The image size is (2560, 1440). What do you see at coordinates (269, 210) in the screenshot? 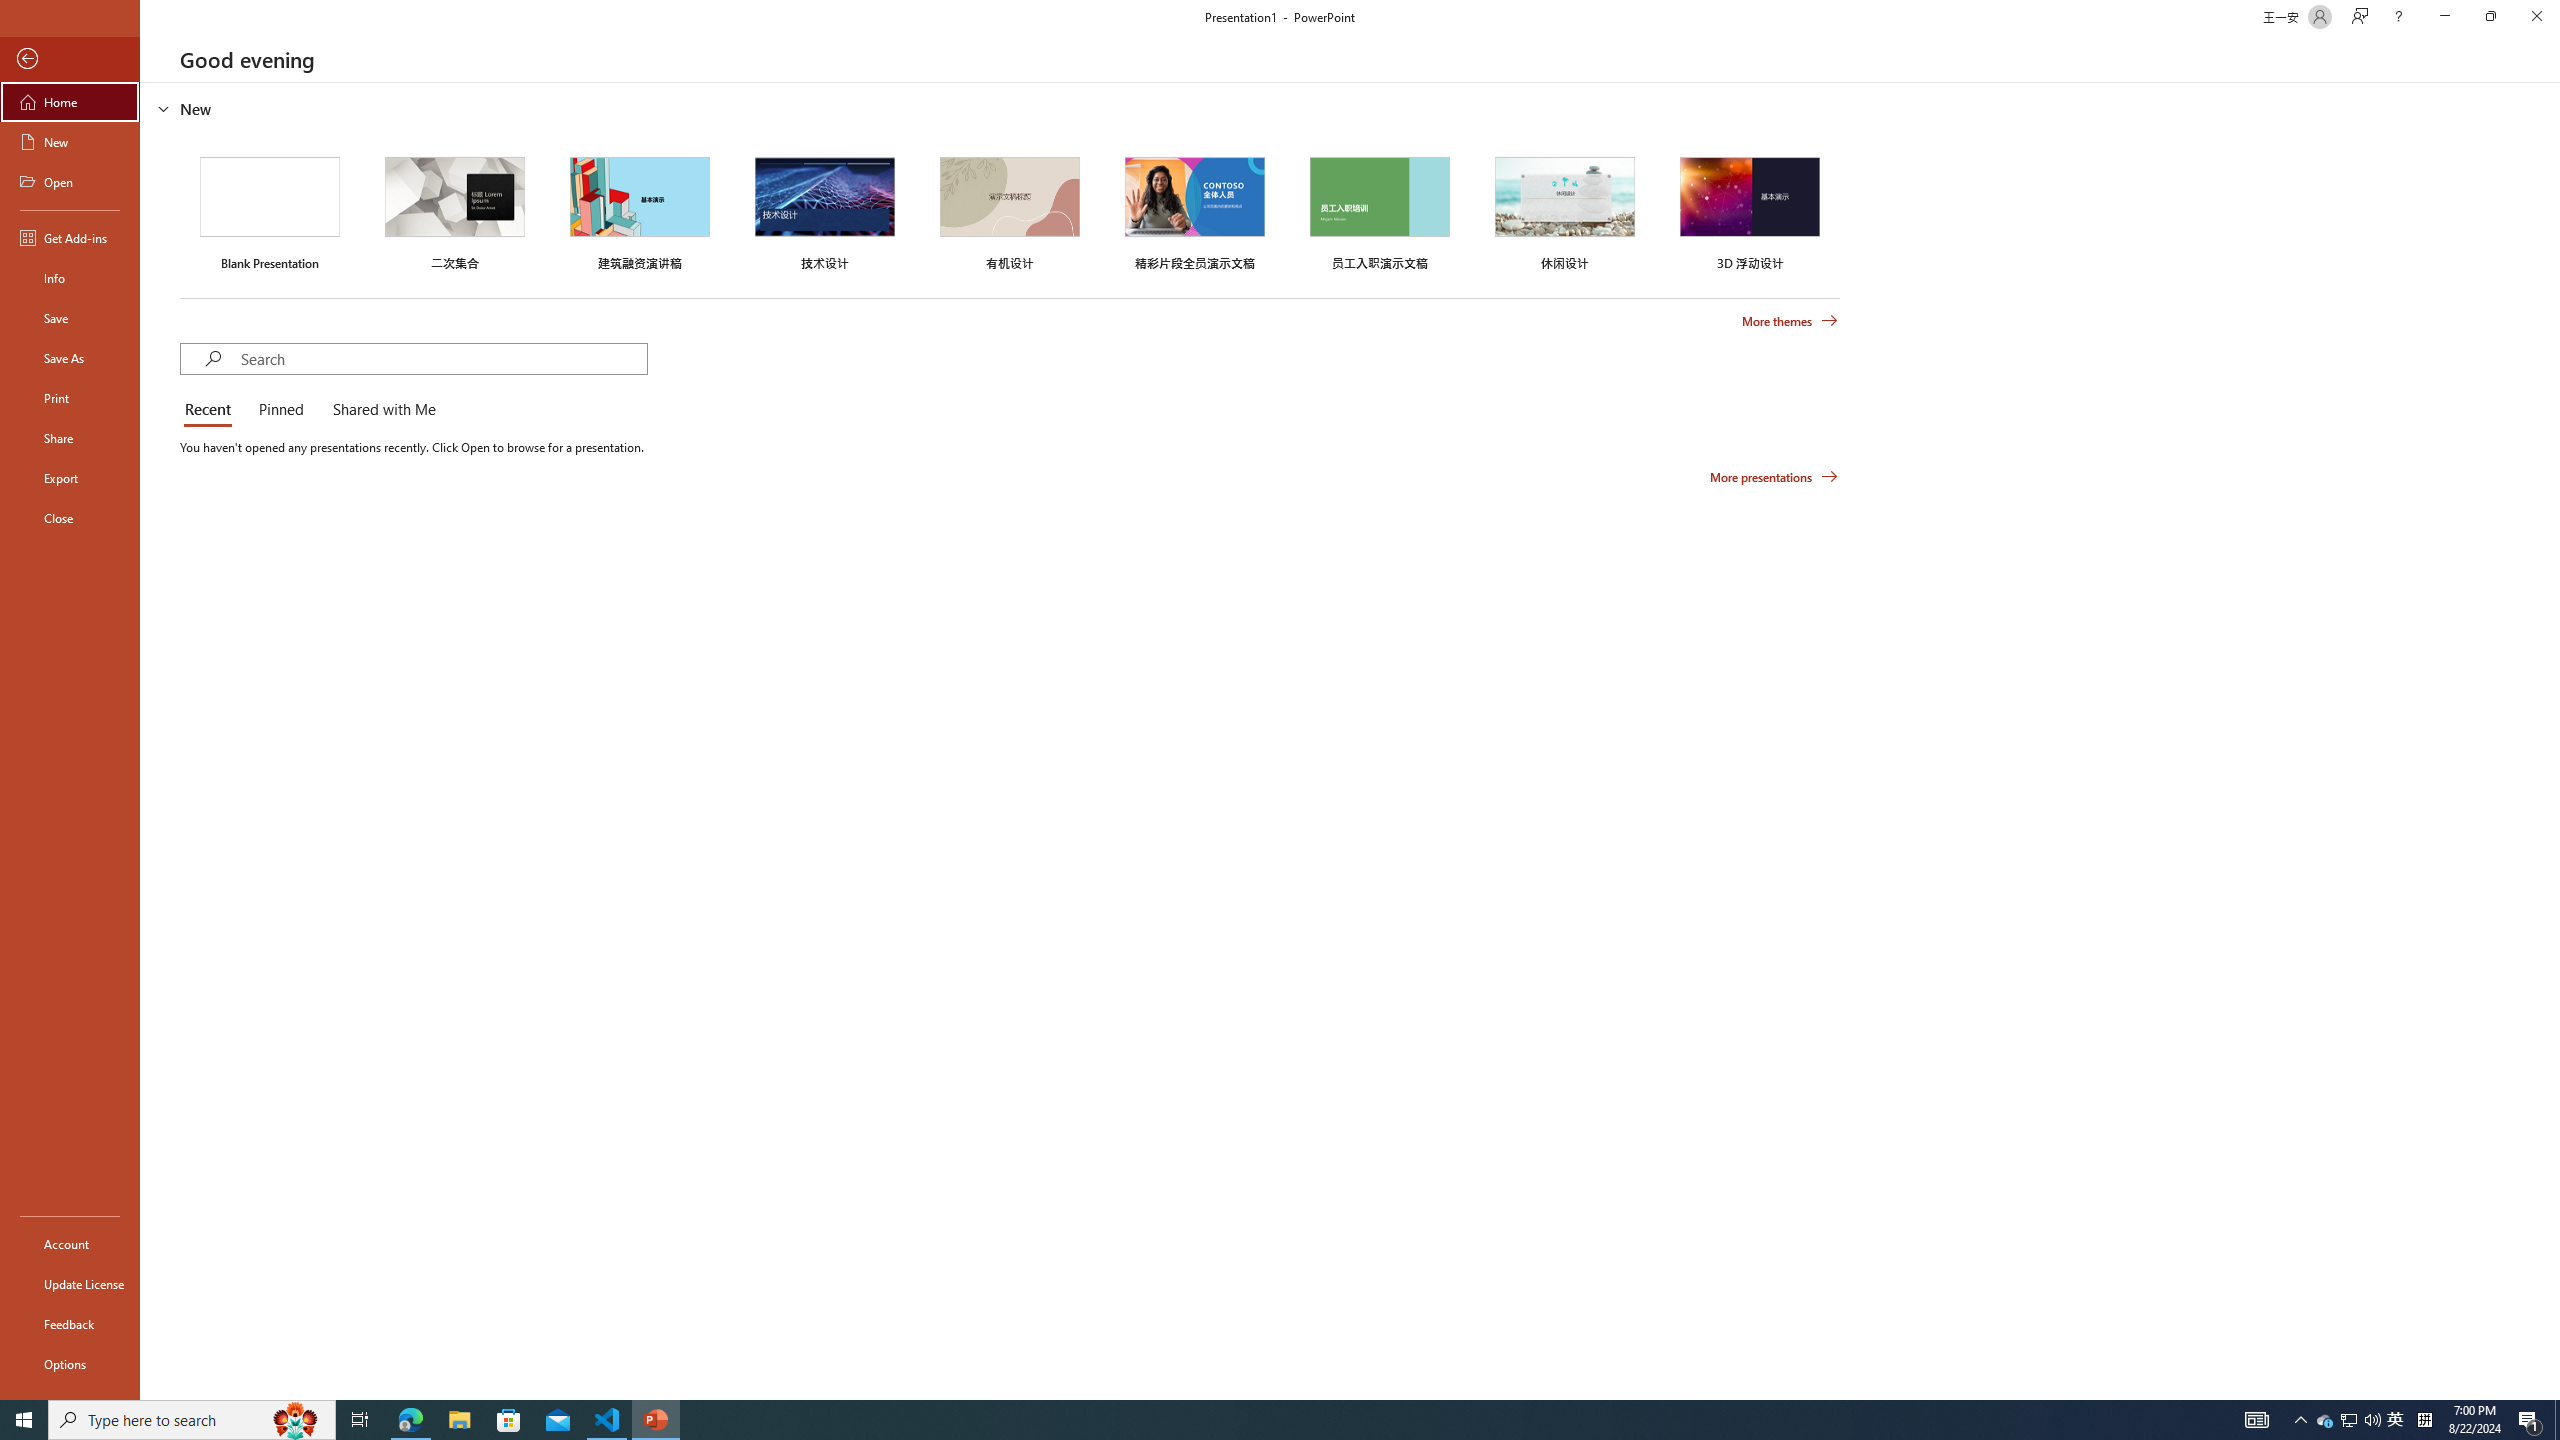
I see `'Blank Presentation'` at bounding box center [269, 210].